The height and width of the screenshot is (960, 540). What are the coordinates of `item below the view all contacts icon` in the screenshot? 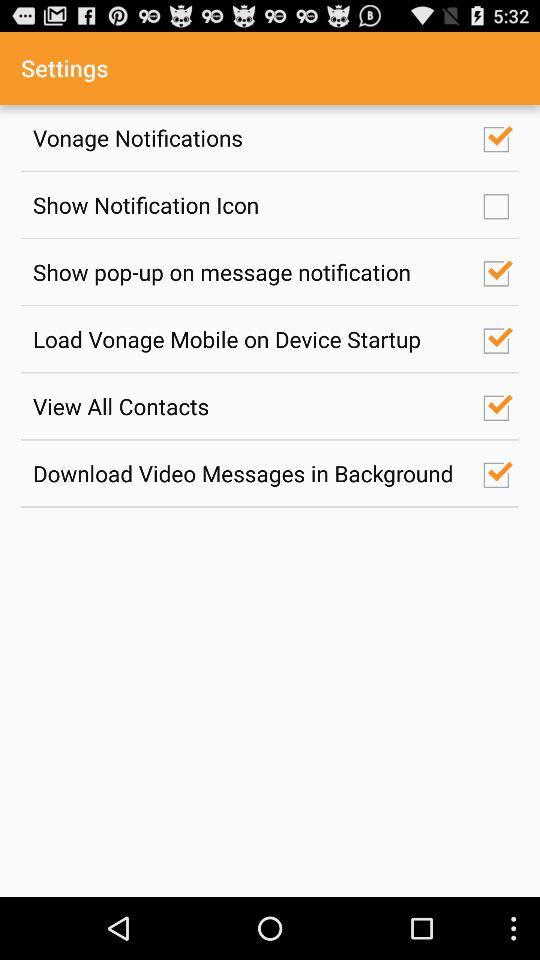 It's located at (247, 473).